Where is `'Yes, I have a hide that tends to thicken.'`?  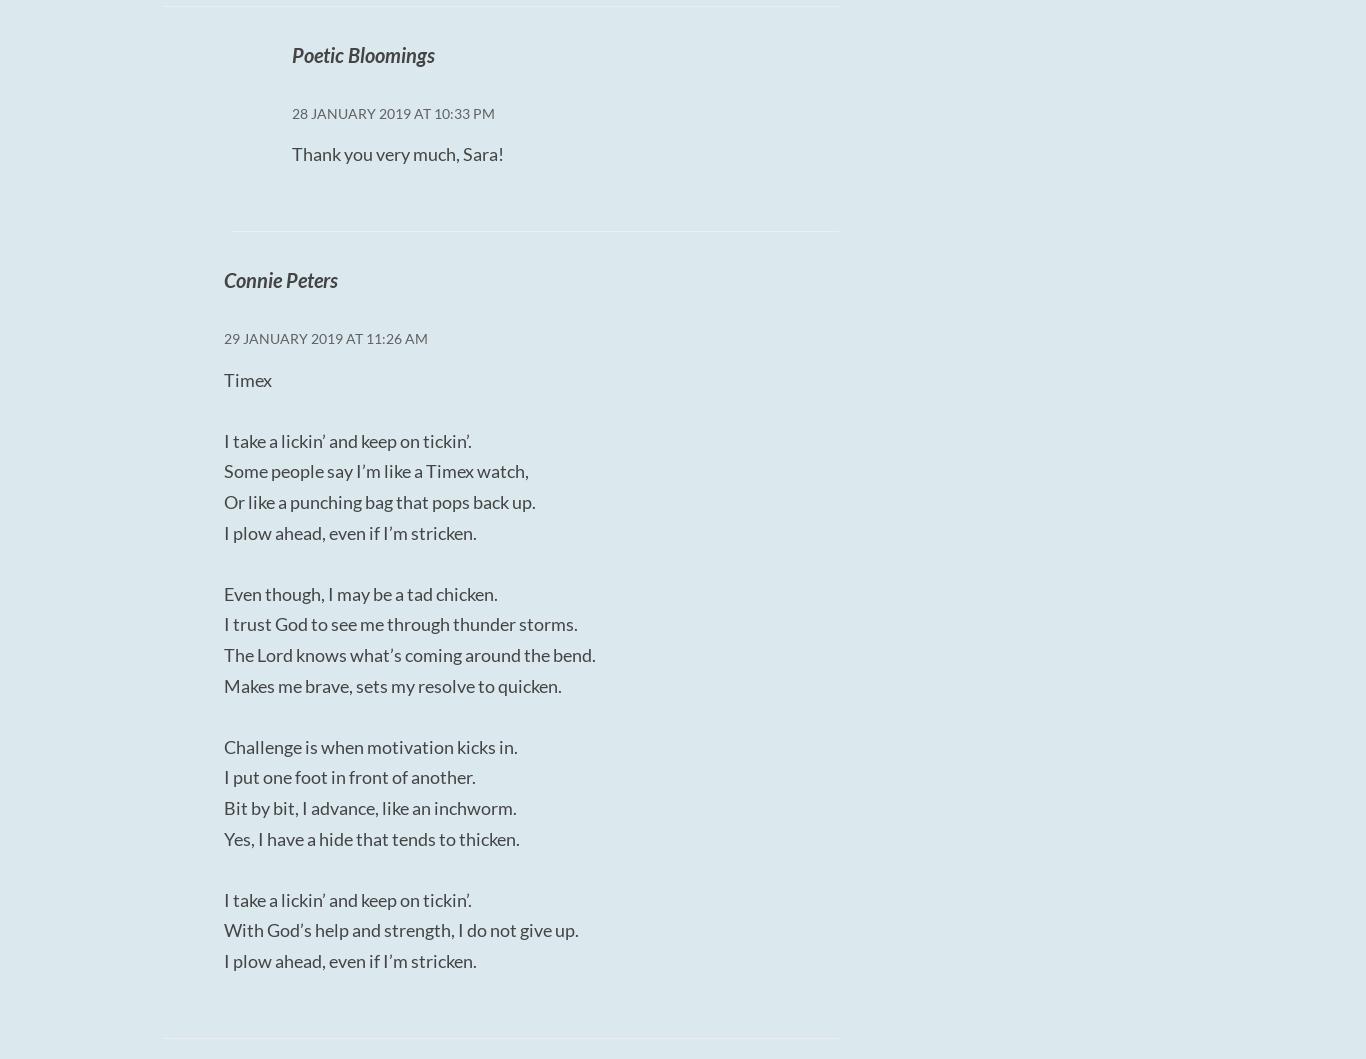
'Yes, I have a hide that tends to thicken.' is located at coordinates (370, 836).